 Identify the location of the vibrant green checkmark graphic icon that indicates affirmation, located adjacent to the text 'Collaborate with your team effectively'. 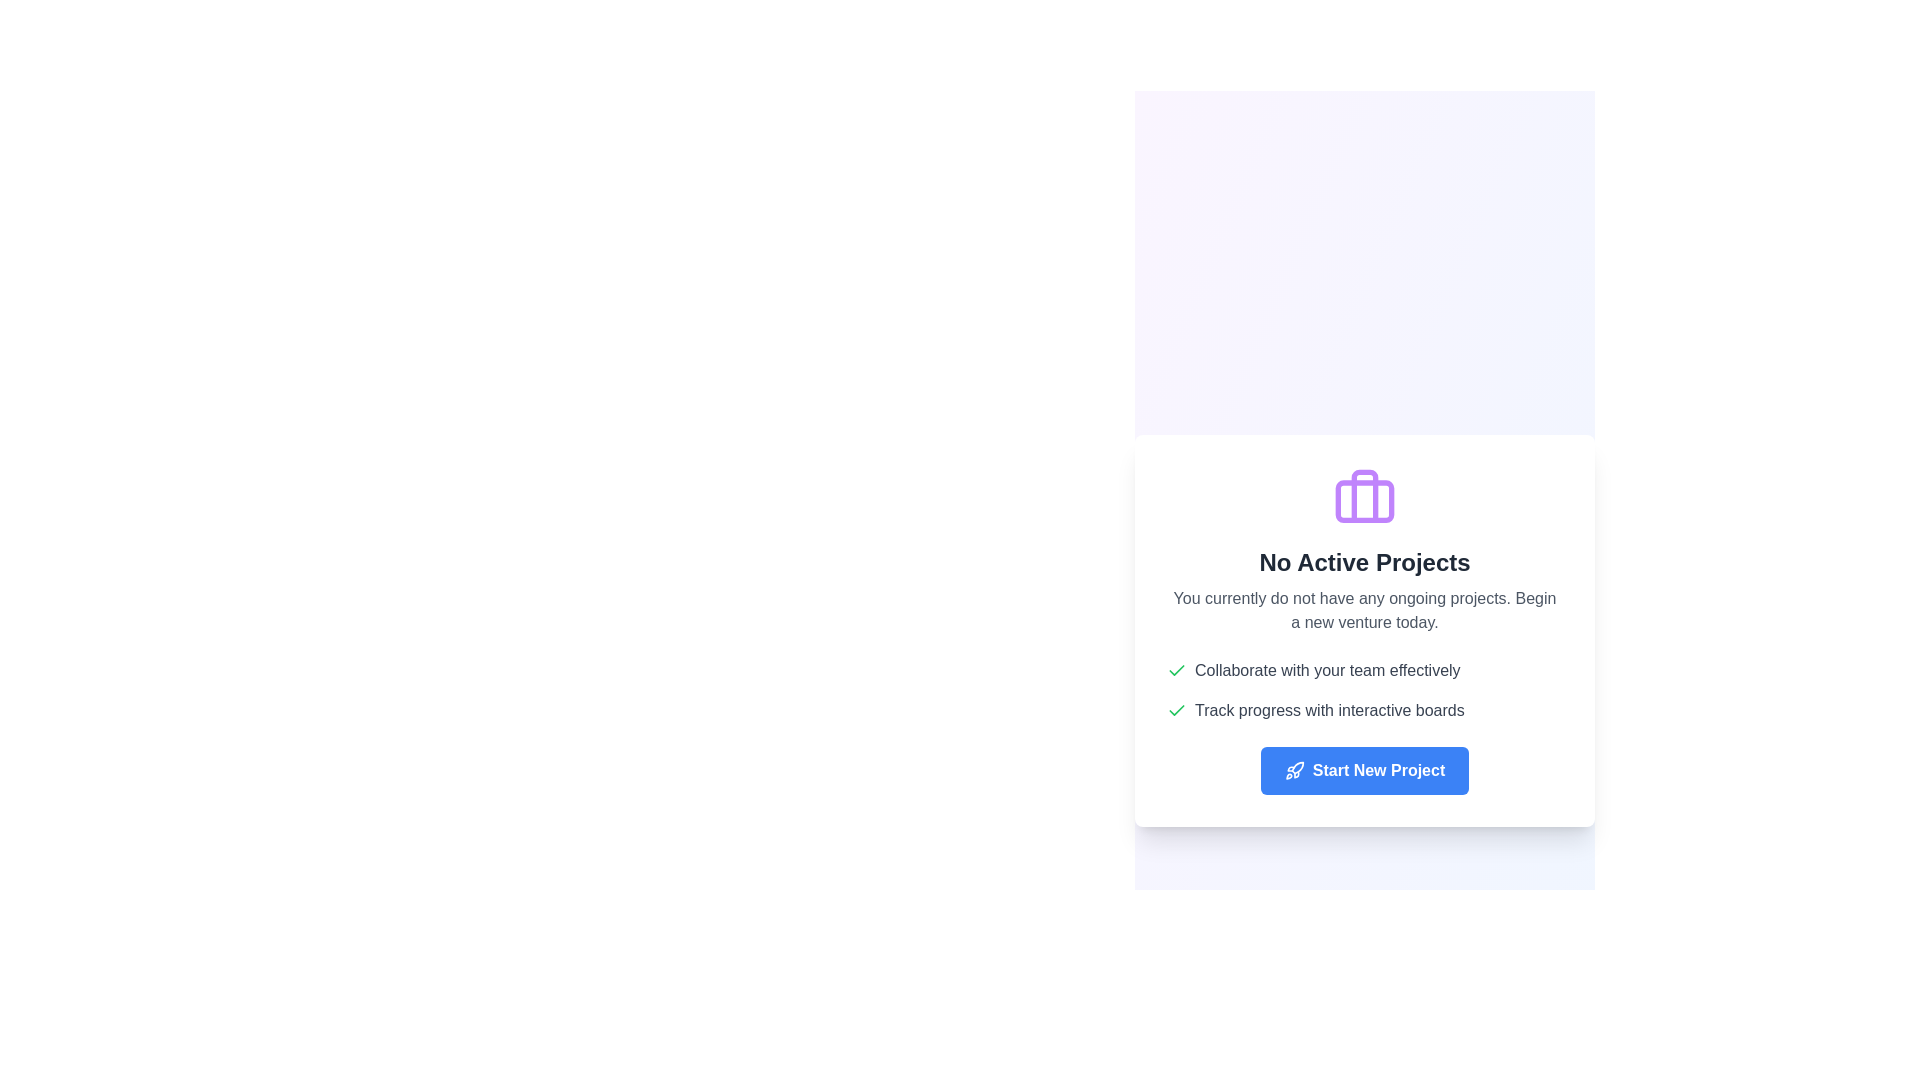
(1176, 708).